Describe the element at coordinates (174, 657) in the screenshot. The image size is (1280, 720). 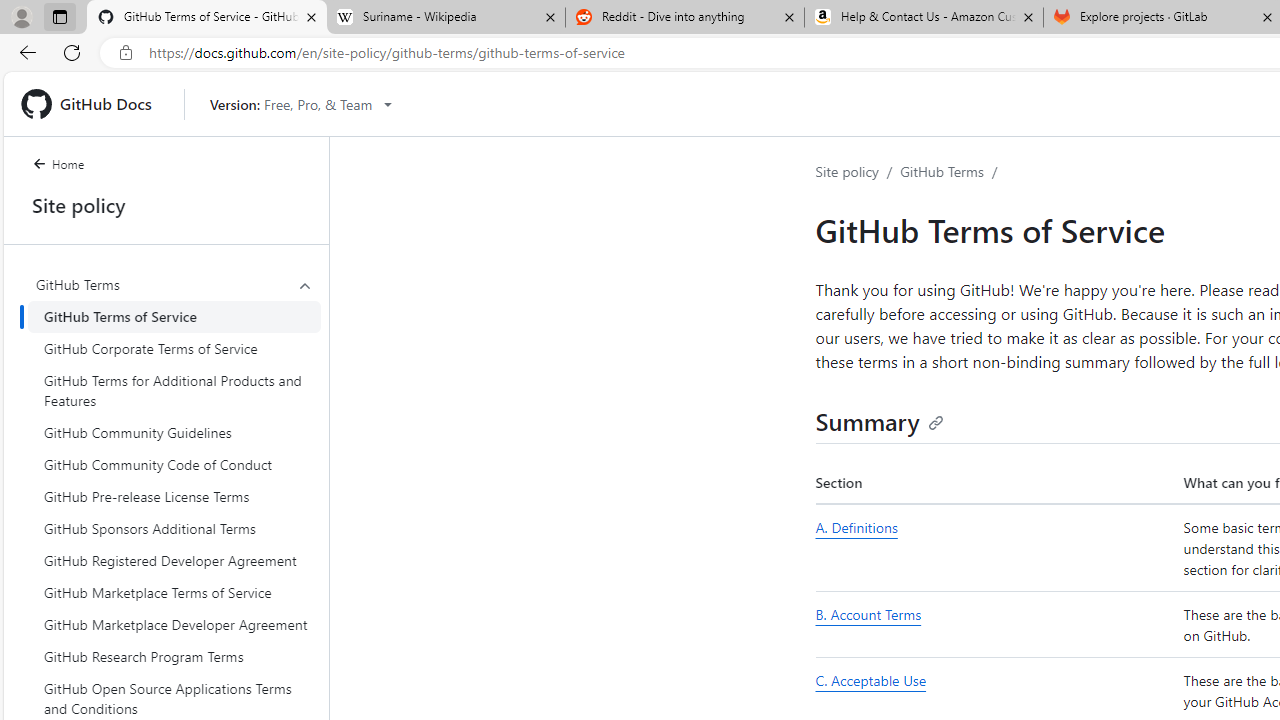
I see `'GitHub Research Program Terms'` at that location.